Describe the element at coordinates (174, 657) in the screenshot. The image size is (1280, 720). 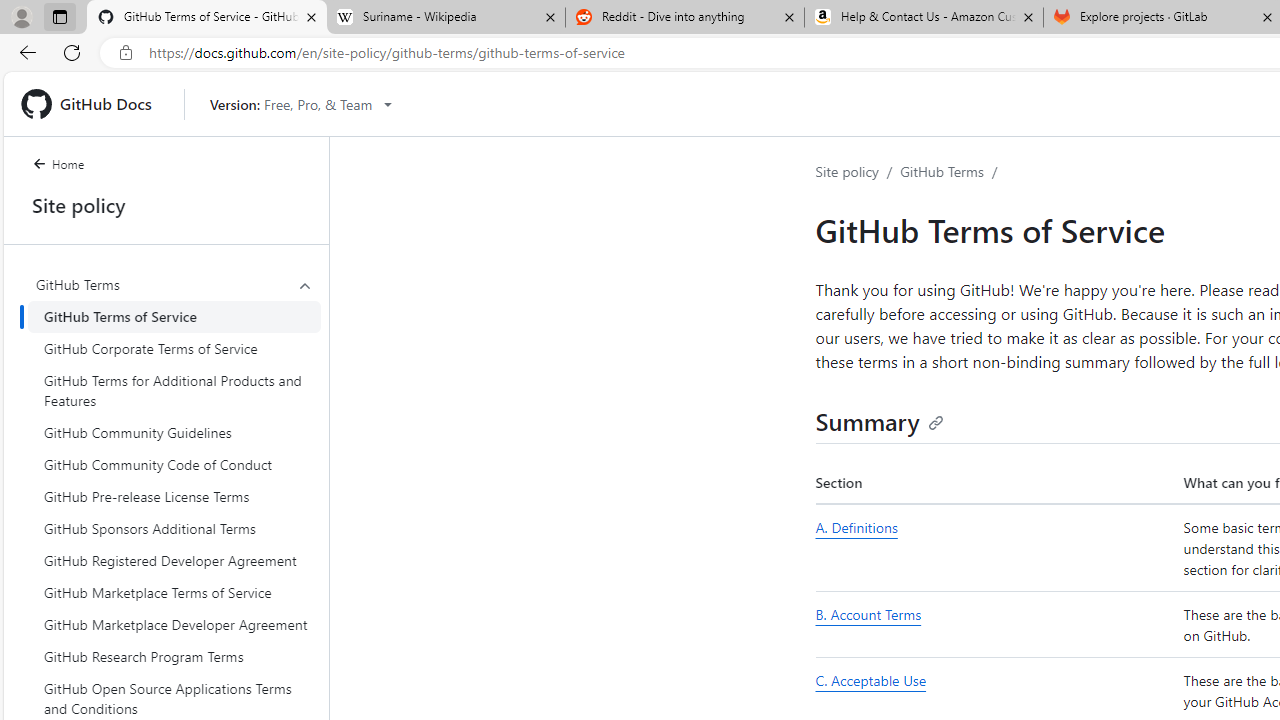
I see `'GitHub Research Program Terms'` at that location.